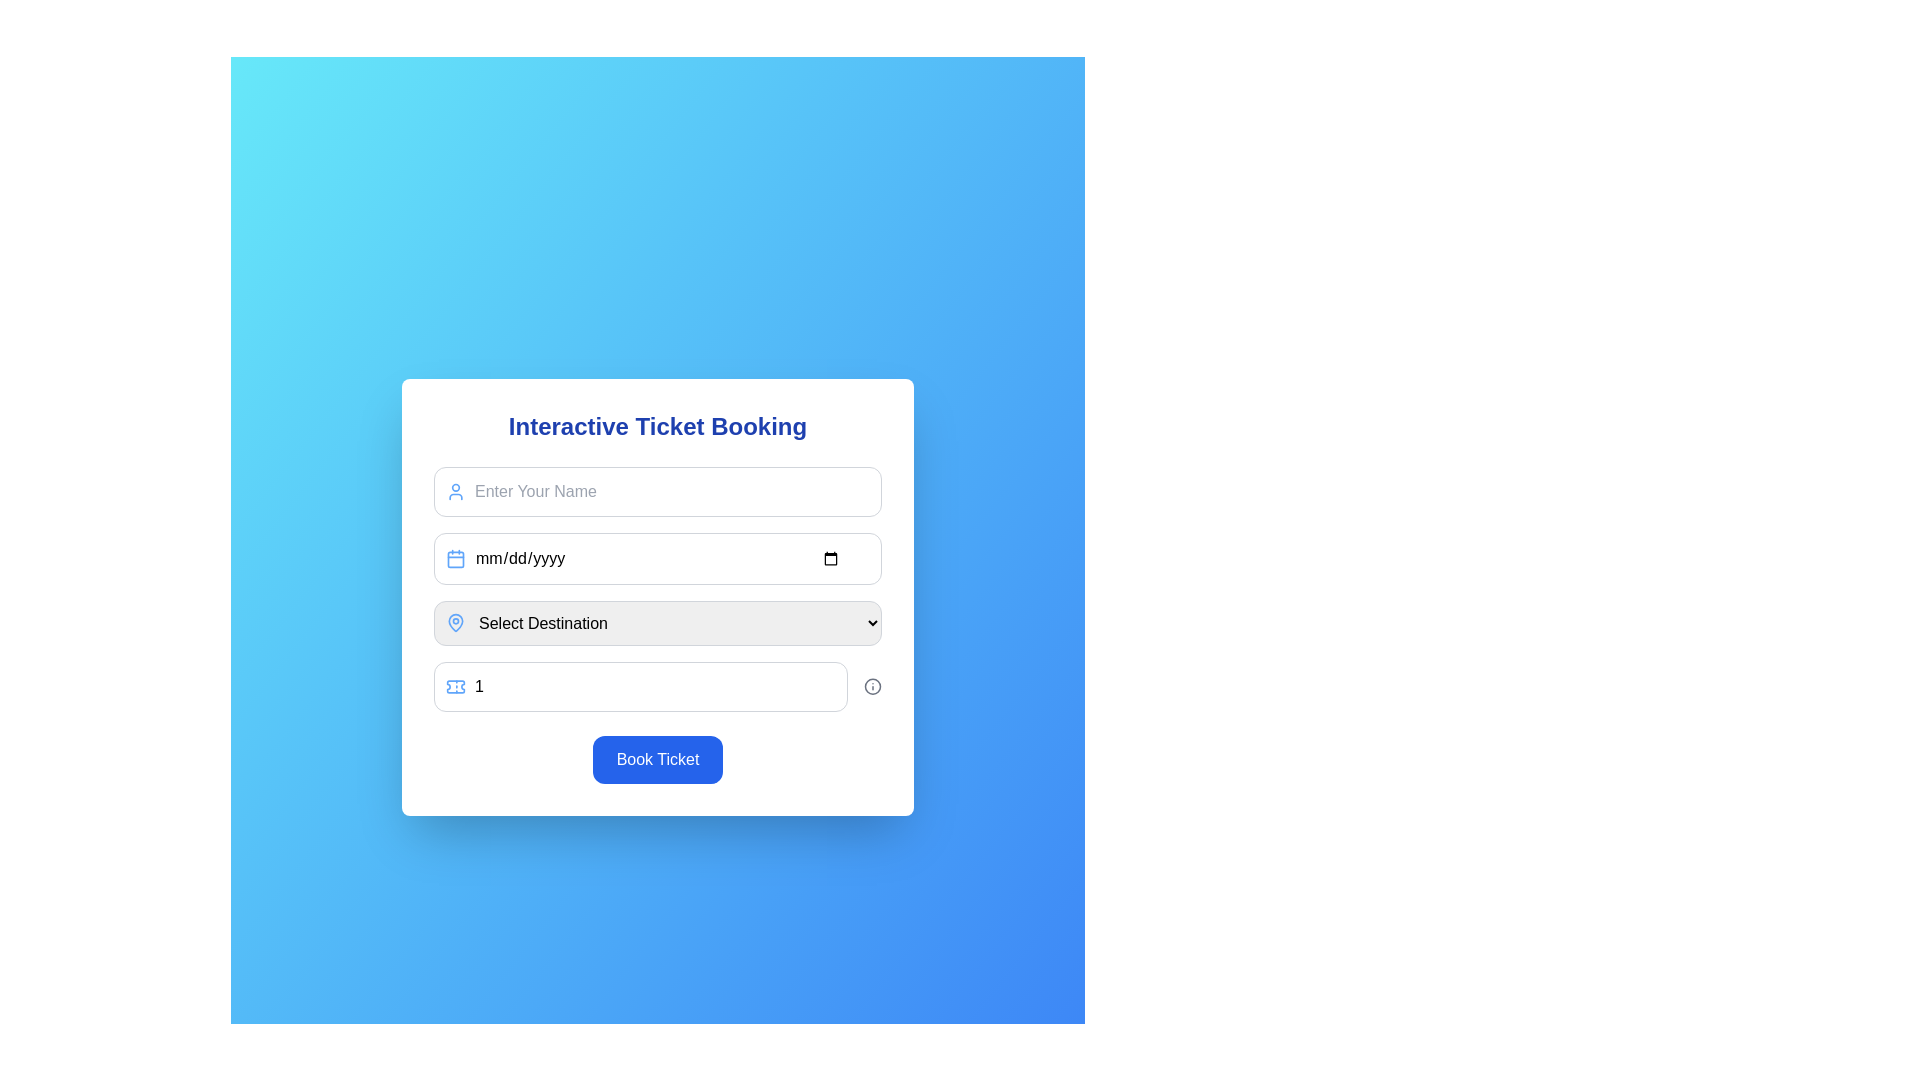 The width and height of the screenshot is (1920, 1080). What do you see at coordinates (455, 685) in the screenshot?
I see `the decorative icon indicating ticket count, located to the far left of the numerical input field in the booking interface` at bounding box center [455, 685].